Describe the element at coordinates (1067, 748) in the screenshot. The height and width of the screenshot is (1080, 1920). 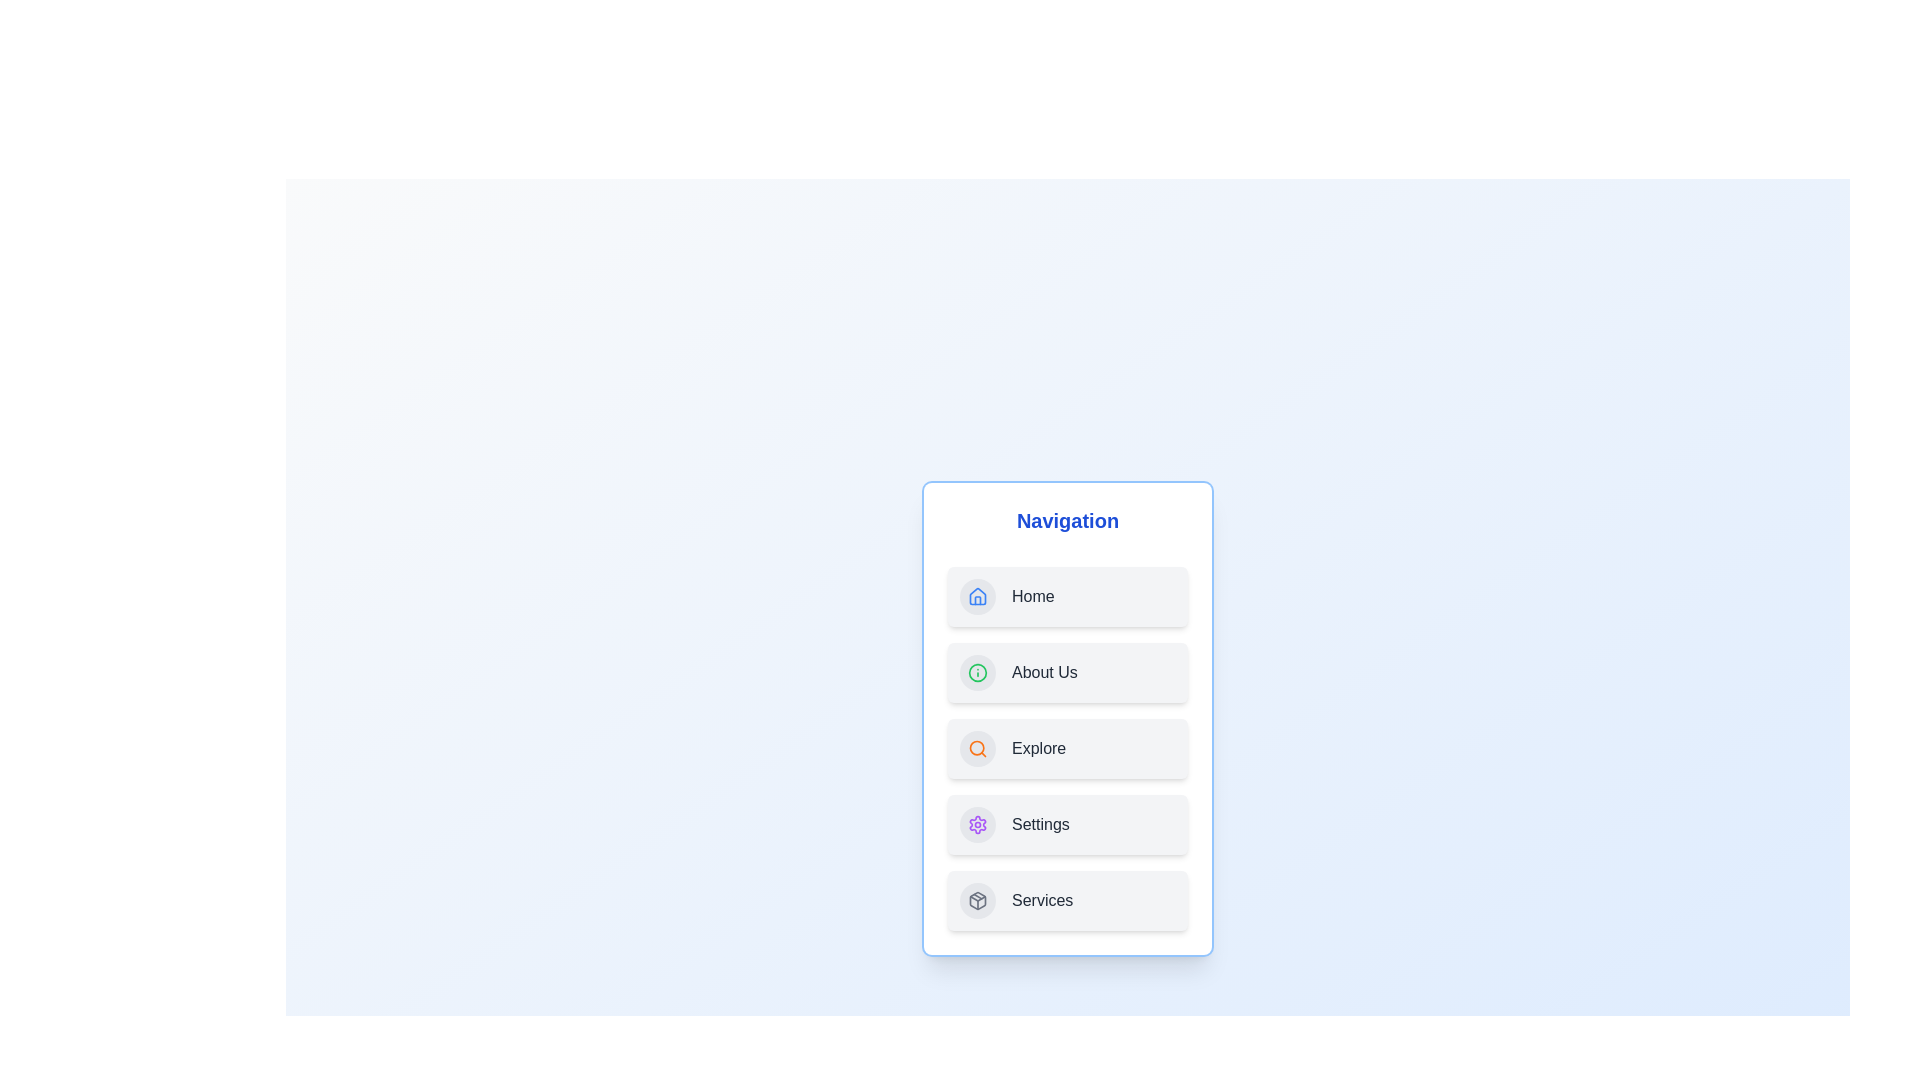
I see `the navigation item labeled Explore` at that location.